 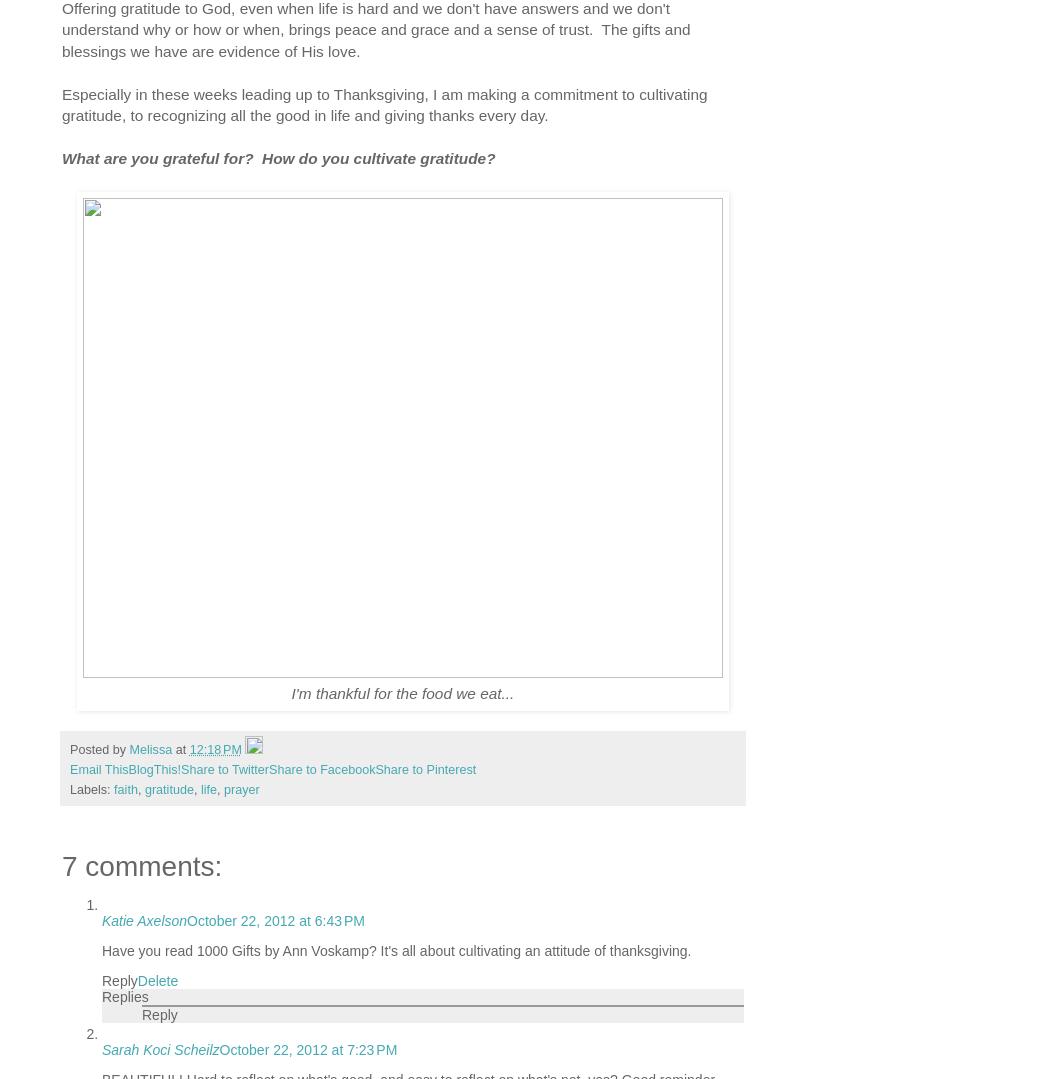 What do you see at coordinates (124, 789) in the screenshot?
I see `'faith'` at bounding box center [124, 789].